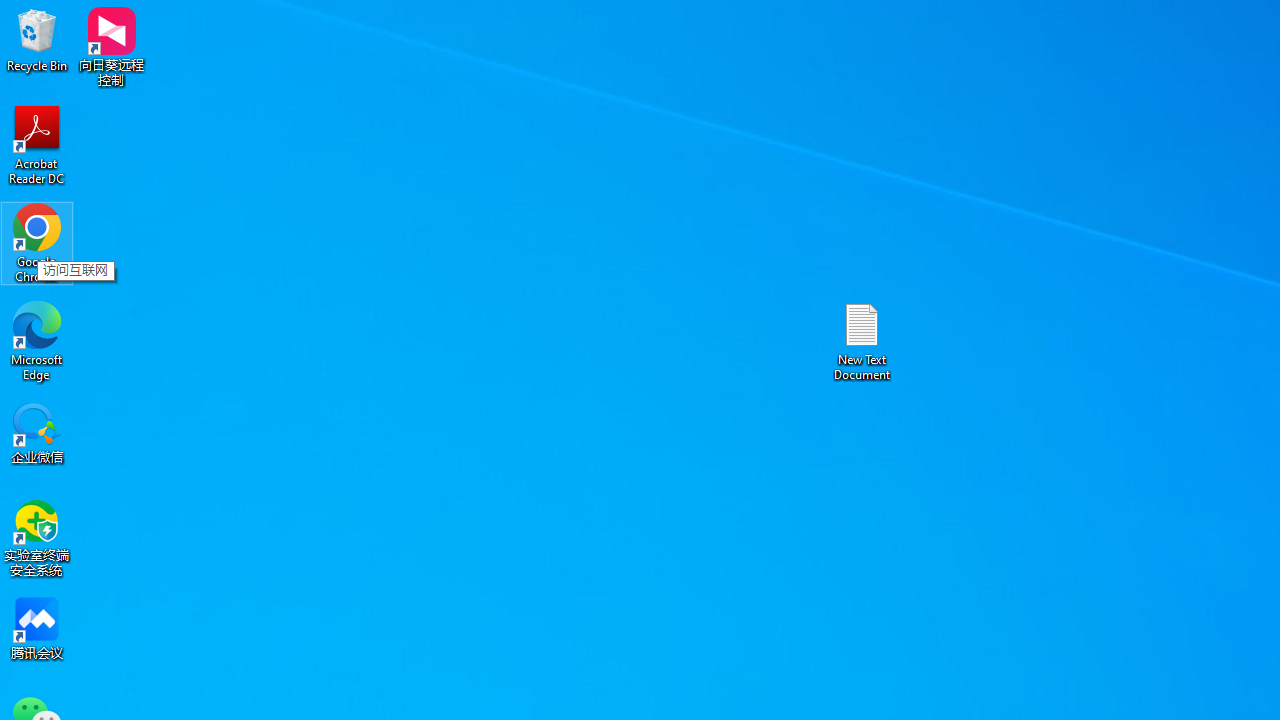 The width and height of the screenshot is (1280, 720). Describe the element at coordinates (37, 144) in the screenshot. I see `'Acrobat Reader DC'` at that location.